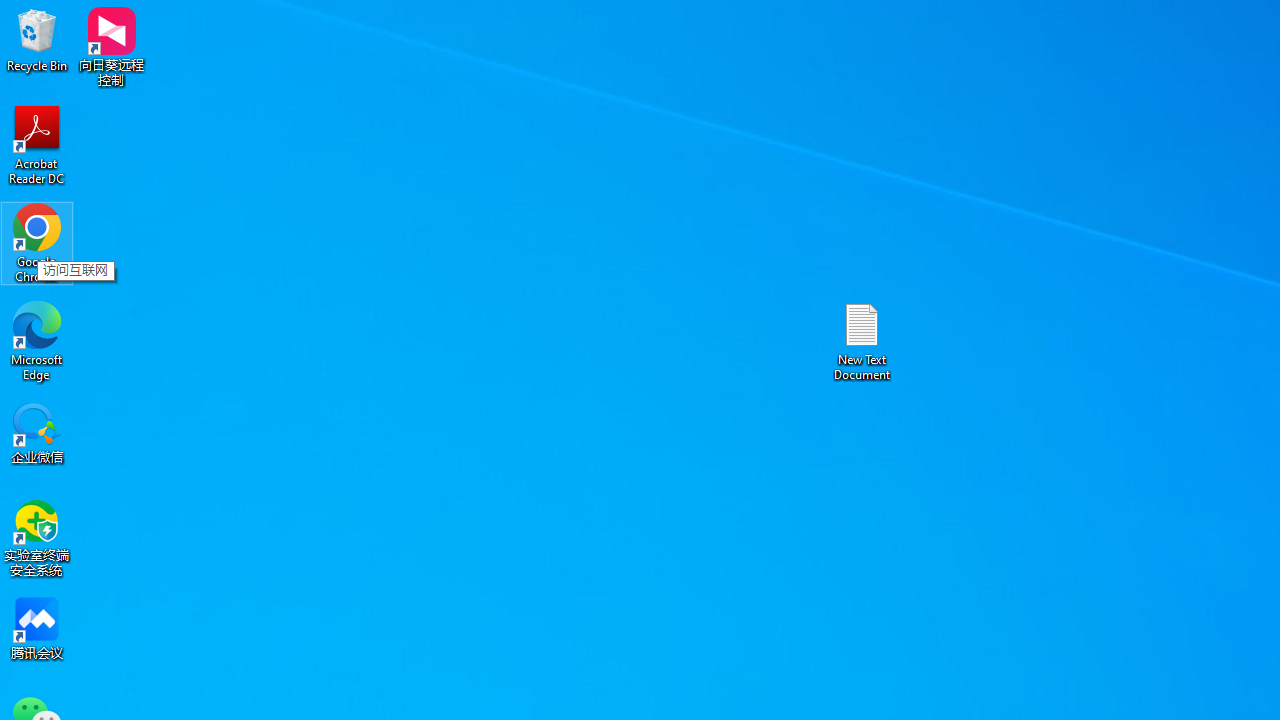 The width and height of the screenshot is (1280, 720). Describe the element at coordinates (37, 144) in the screenshot. I see `'Acrobat Reader DC'` at that location.